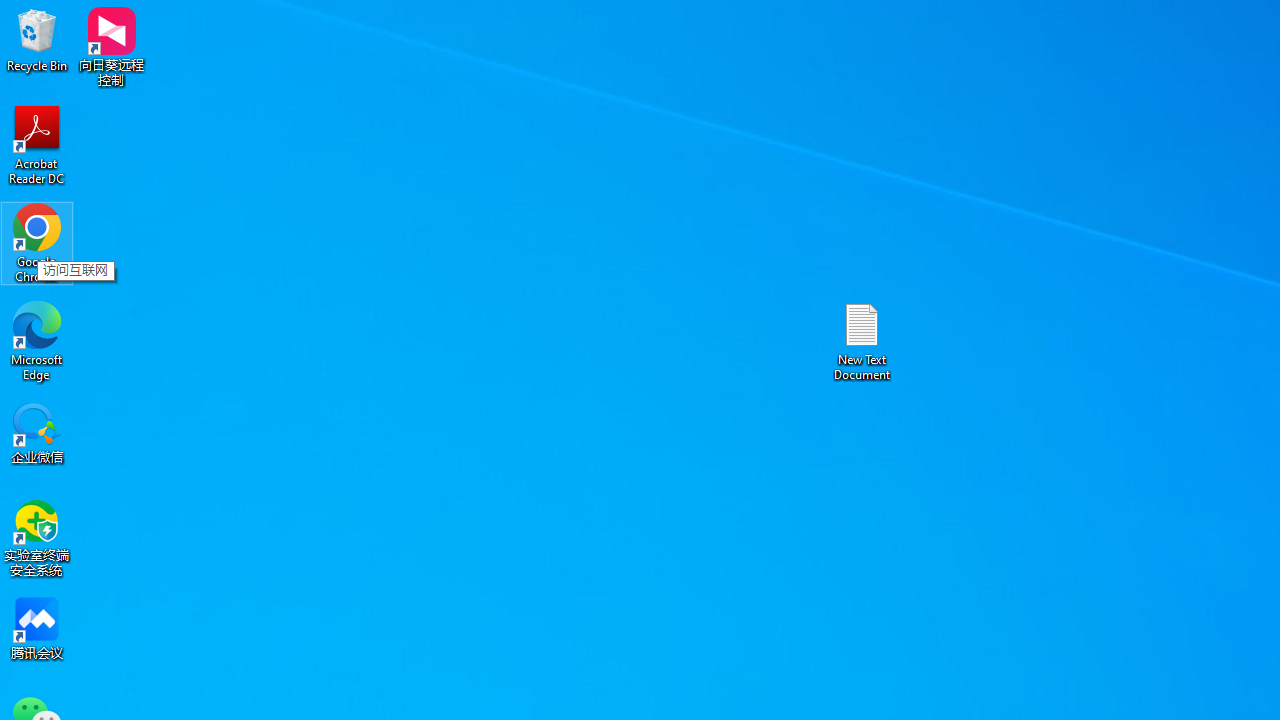 The width and height of the screenshot is (1280, 720). Describe the element at coordinates (37, 144) in the screenshot. I see `'Acrobat Reader DC'` at that location.